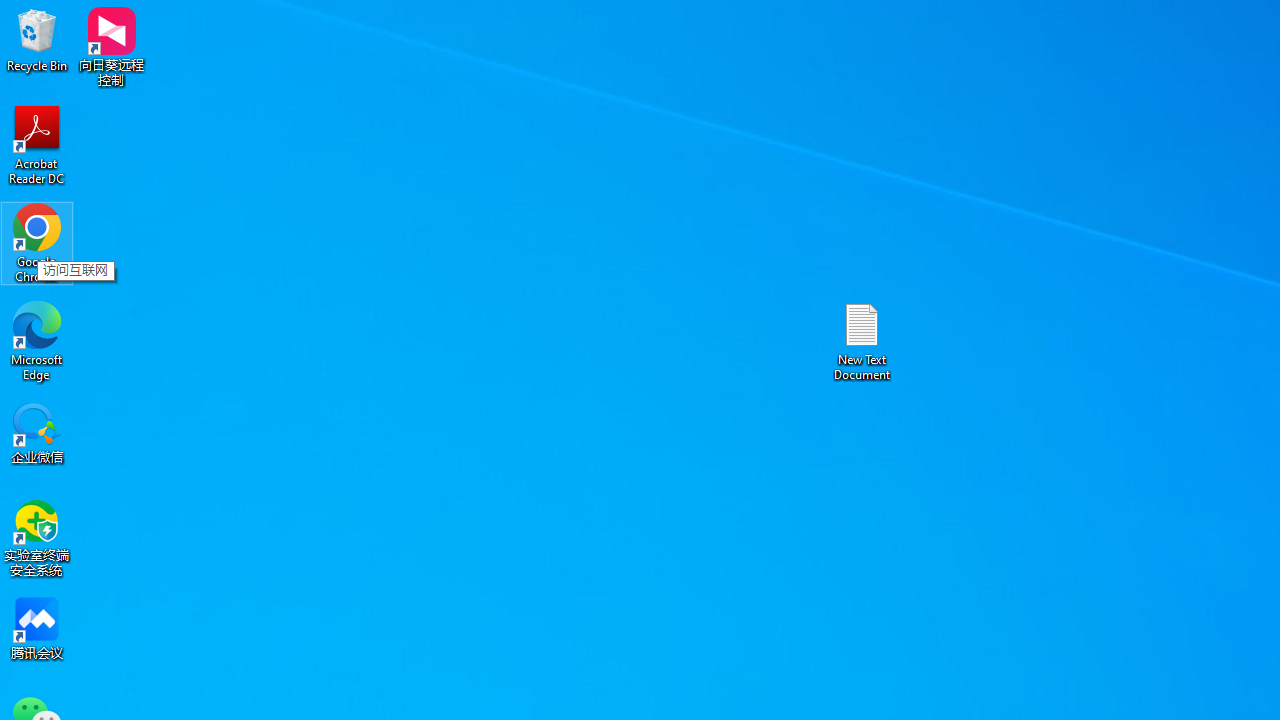 The width and height of the screenshot is (1280, 720). Describe the element at coordinates (37, 144) in the screenshot. I see `'Acrobat Reader DC'` at that location.